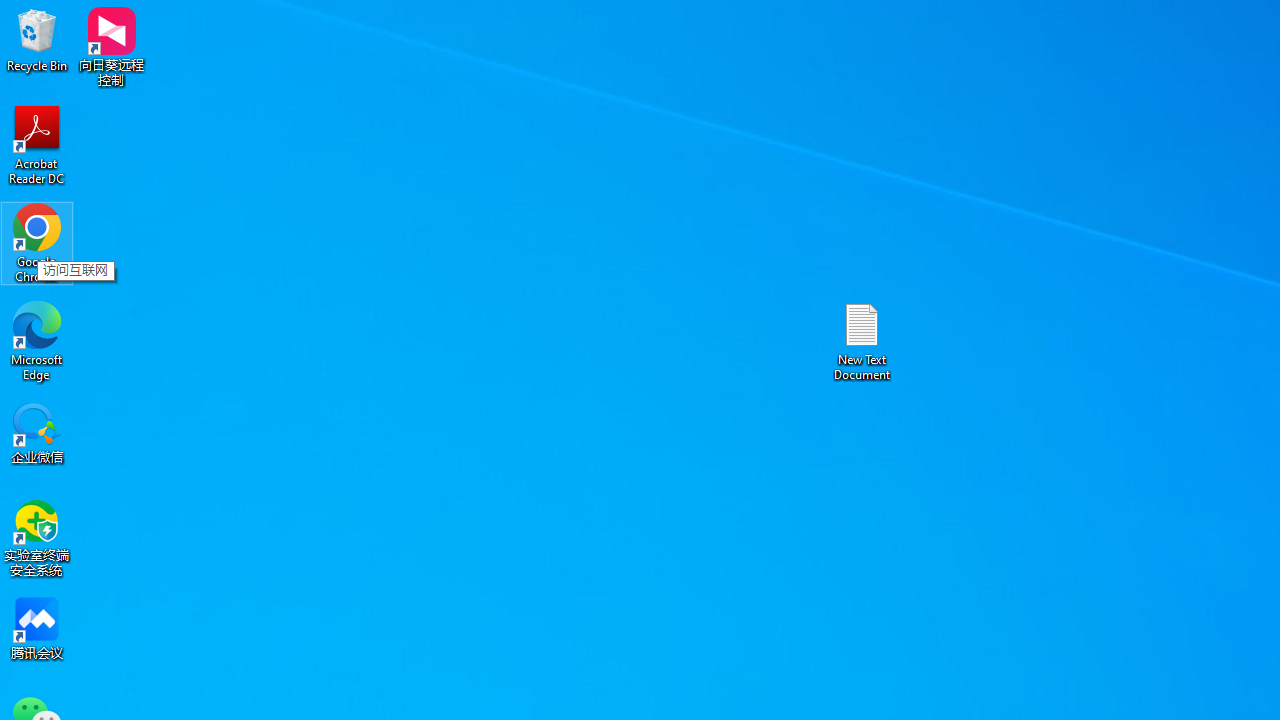 The width and height of the screenshot is (1280, 720). Describe the element at coordinates (37, 144) in the screenshot. I see `'Acrobat Reader DC'` at that location.